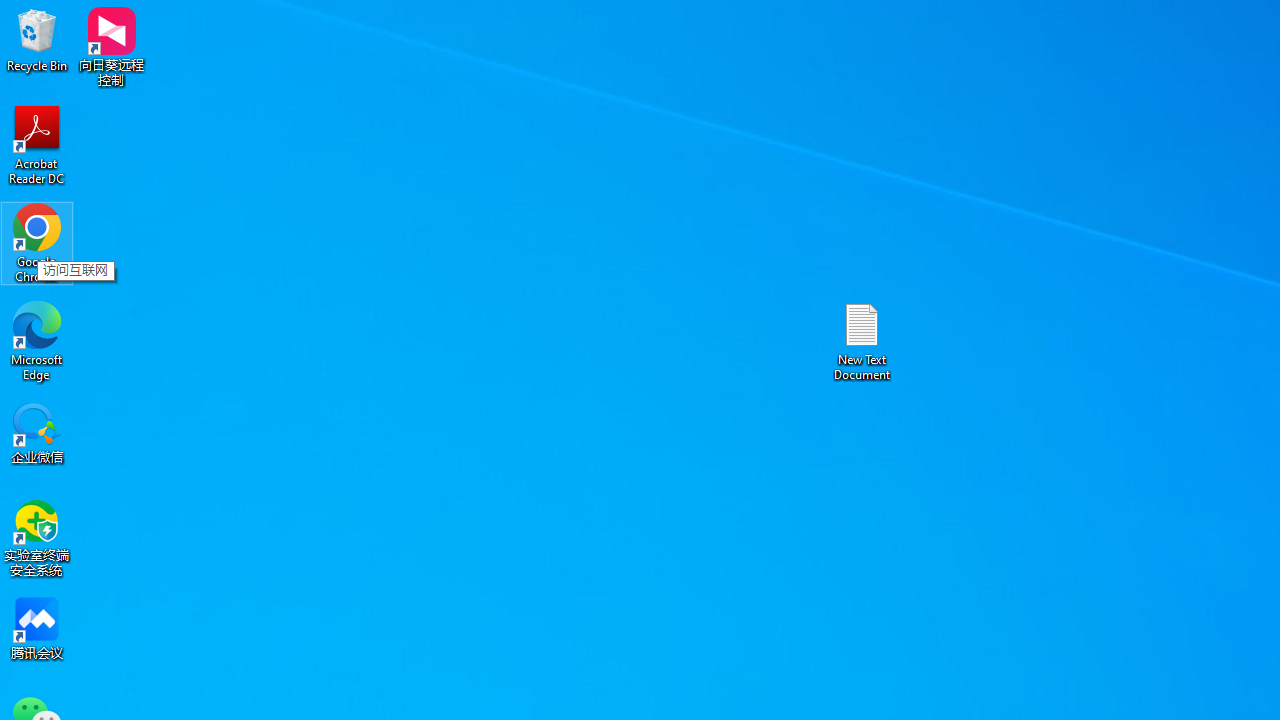 The width and height of the screenshot is (1280, 720). Describe the element at coordinates (37, 144) in the screenshot. I see `'Acrobat Reader DC'` at that location.